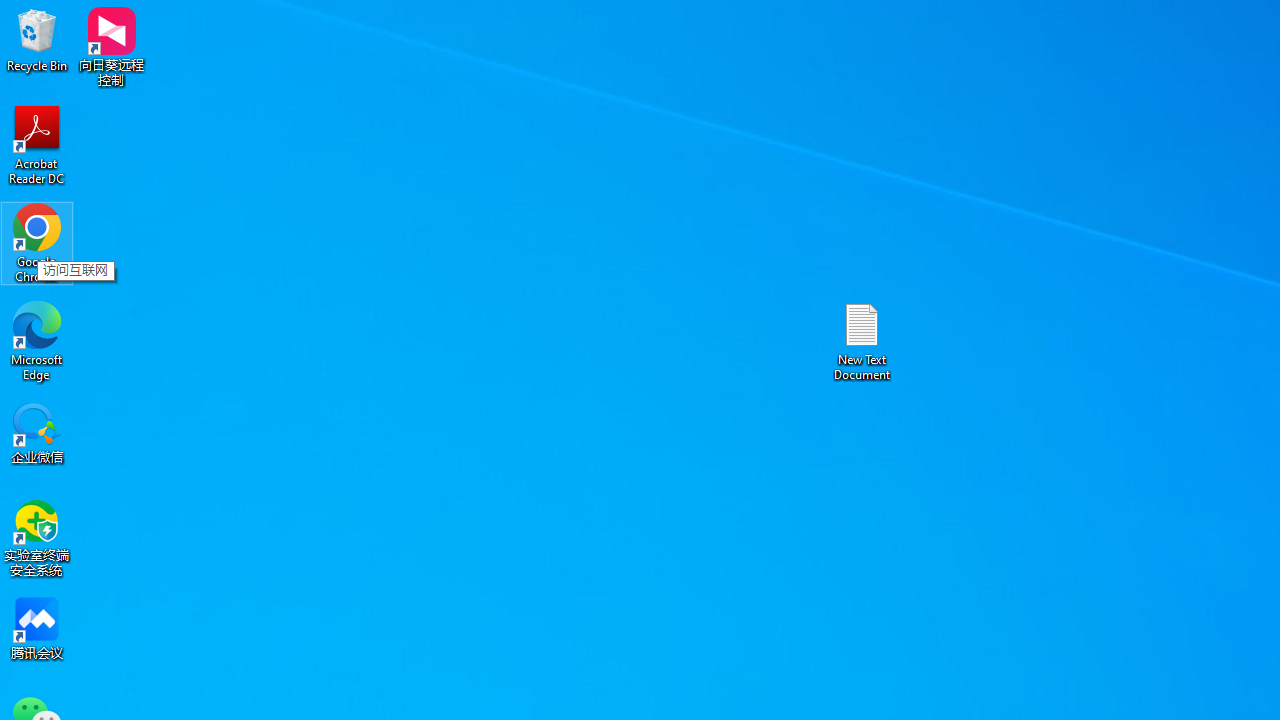 The width and height of the screenshot is (1280, 720). Describe the element at coordinates (37, 144) in the screenshot. I see `'Acrobat Reader DC'` at that location.